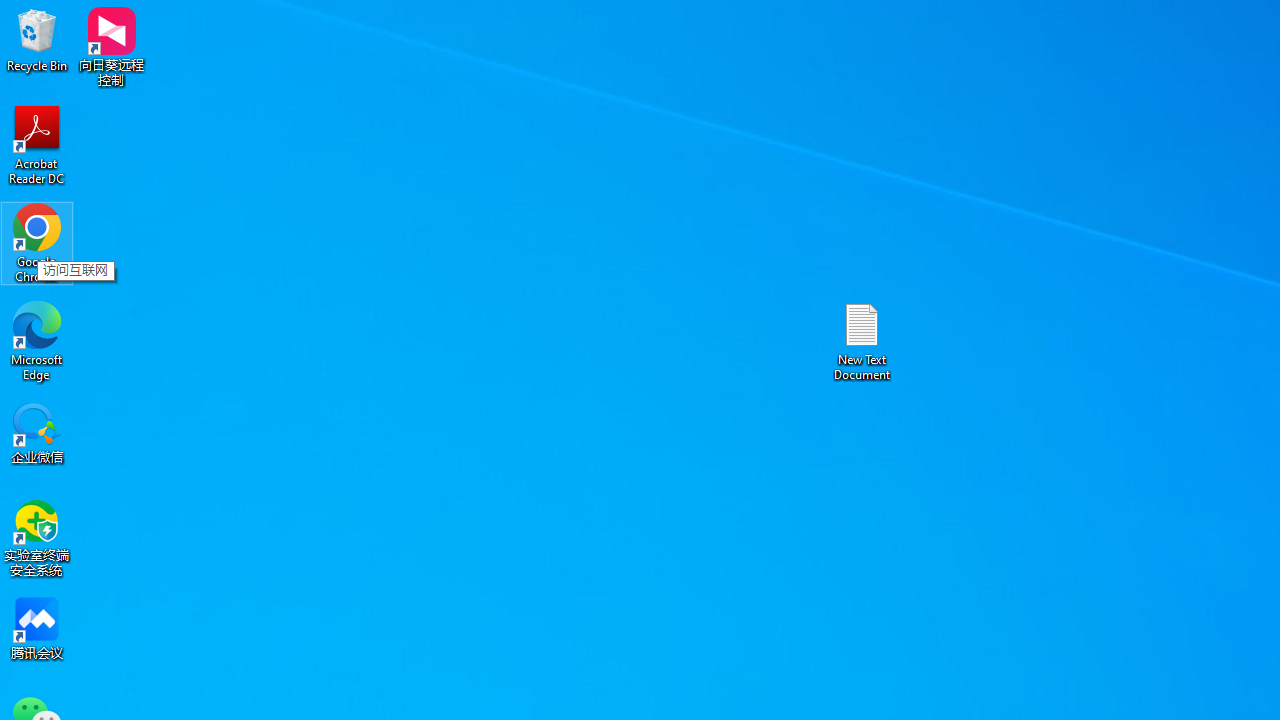 The width and height of the screenshot is (1280, 720). Describe the element at coordinates (37, 144) in the screenshot. I see `'Acrobat Reader DC'` at that location.